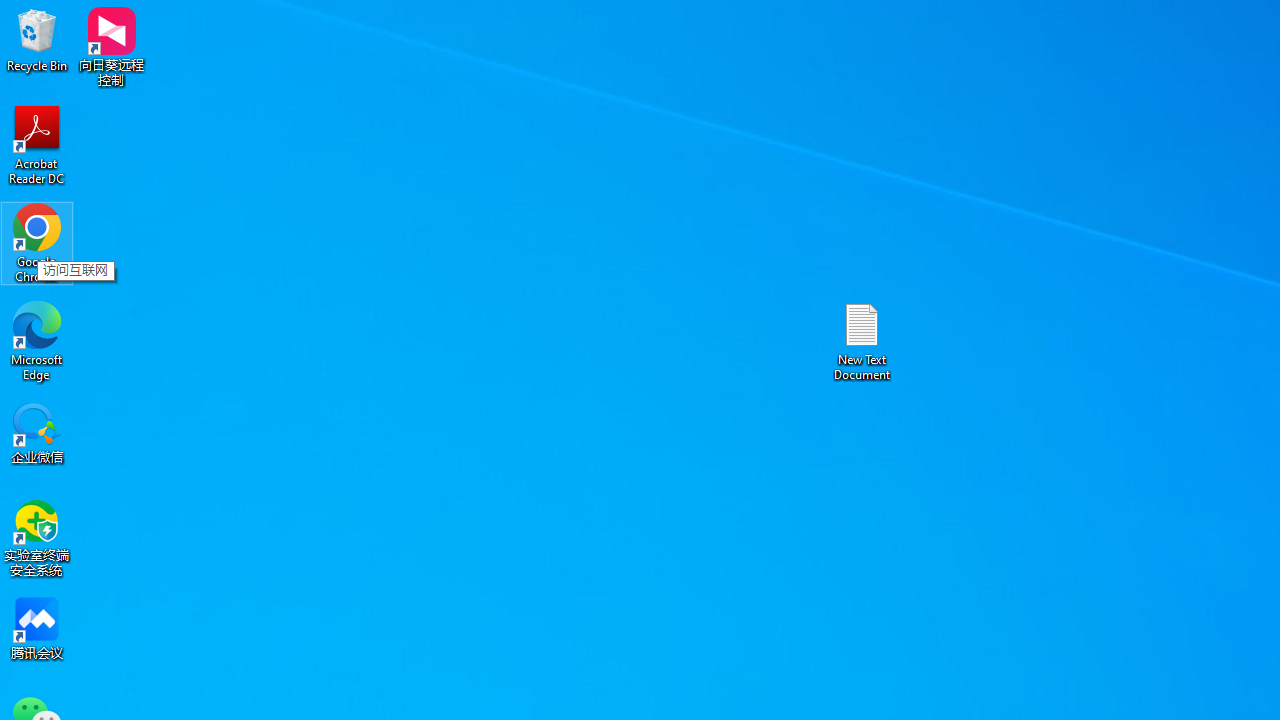 The width and height of the screenshot is (1280, 720). Describe the element at coordinates (37, 144) in the screenshot. I see `'Acrobat Reader DC'` at that location.